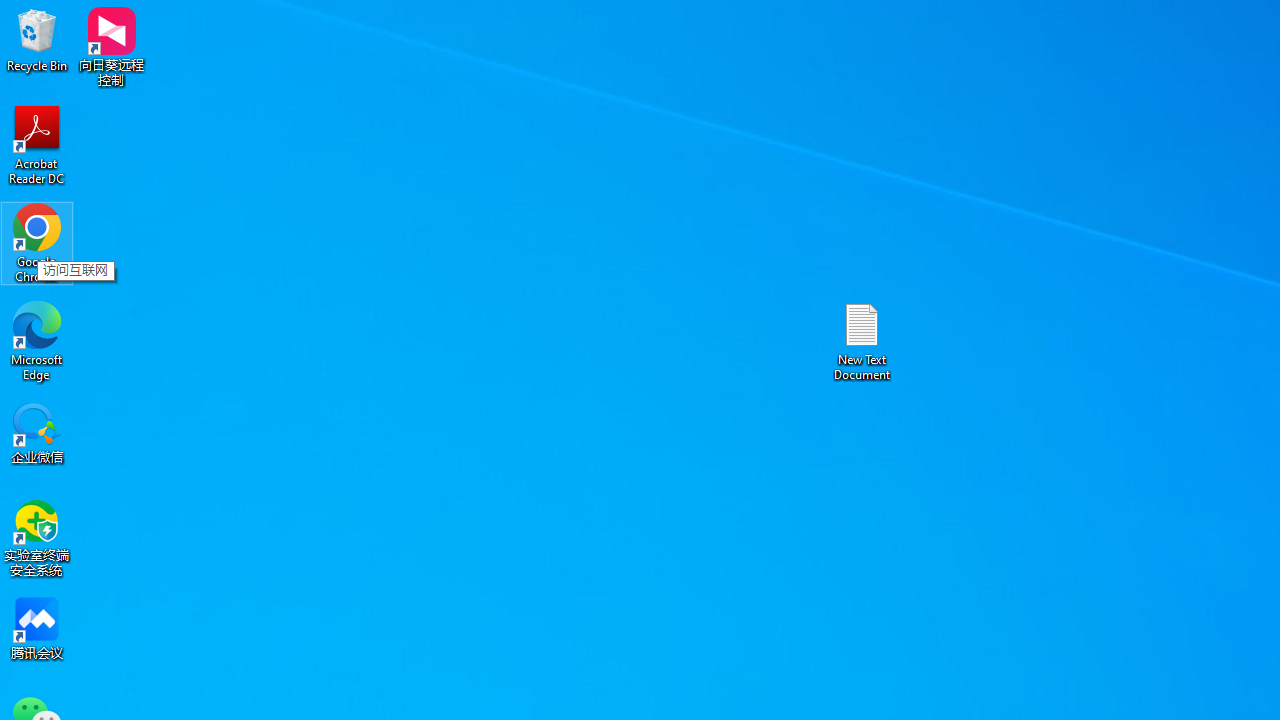 The width and height of the screenshot is (1280, 720). Describe the element at coordinates (37, 144) in the screenshot. I see `'Acrobat Reader DC'` at that location.